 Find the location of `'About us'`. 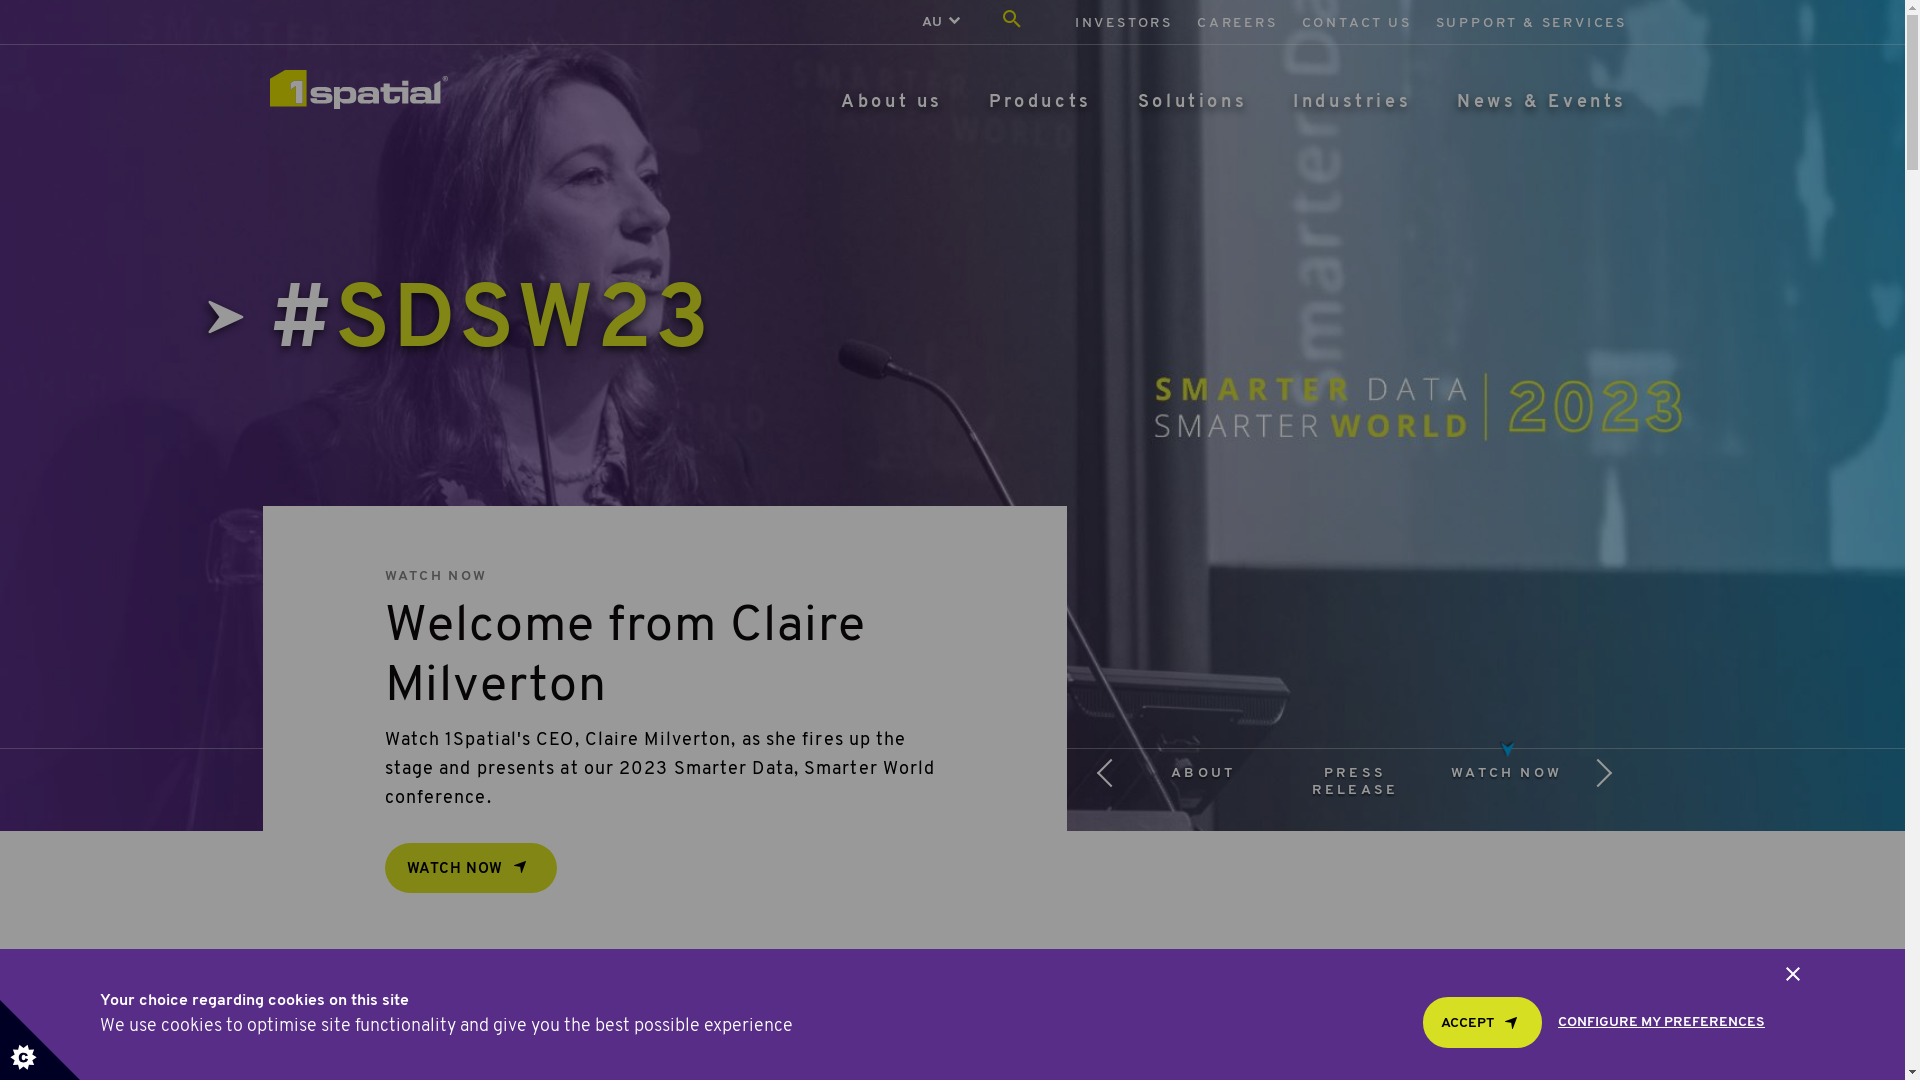

'About us' is located at coordinates (891, 102).